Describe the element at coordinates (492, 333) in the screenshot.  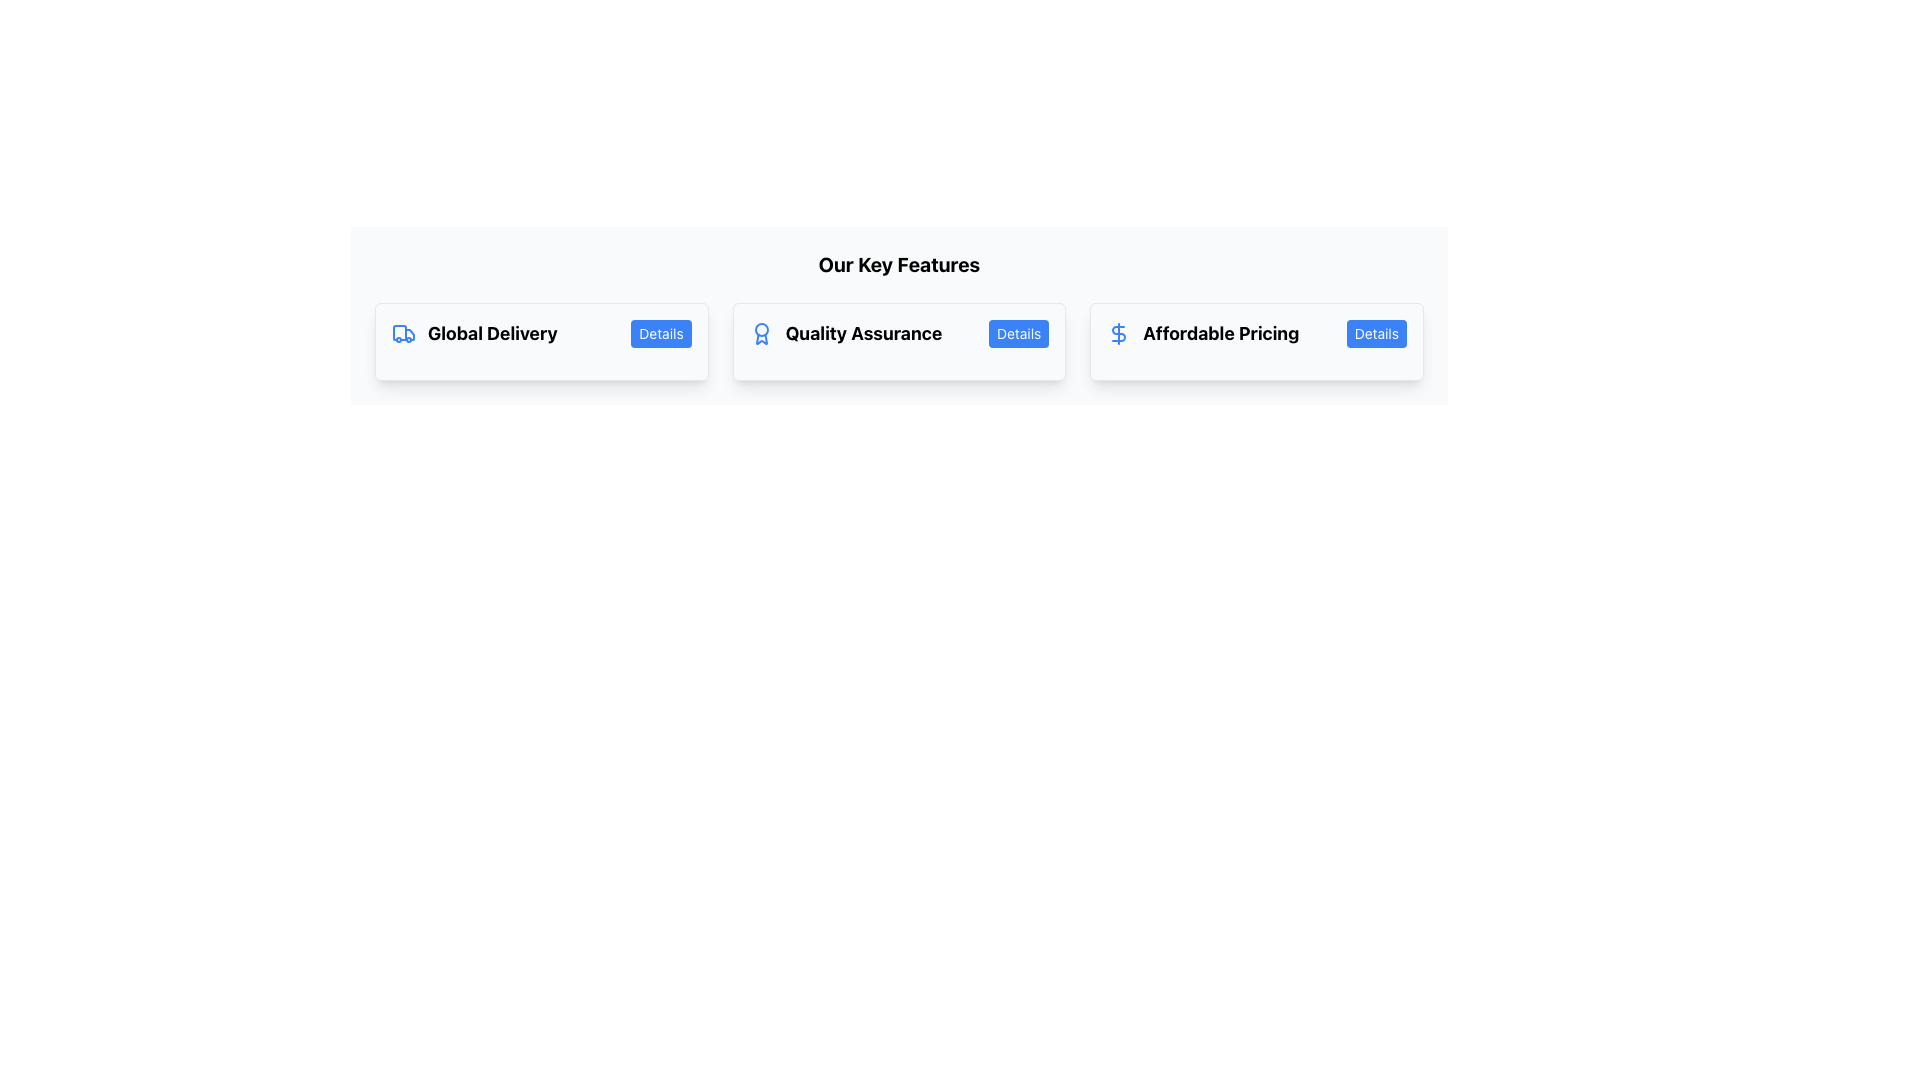
I see `the Static text label that contains the text 'Global Delivery', which is positioned to the right of a blue truck icon and to the left of a blue 'Details' button` at that location.